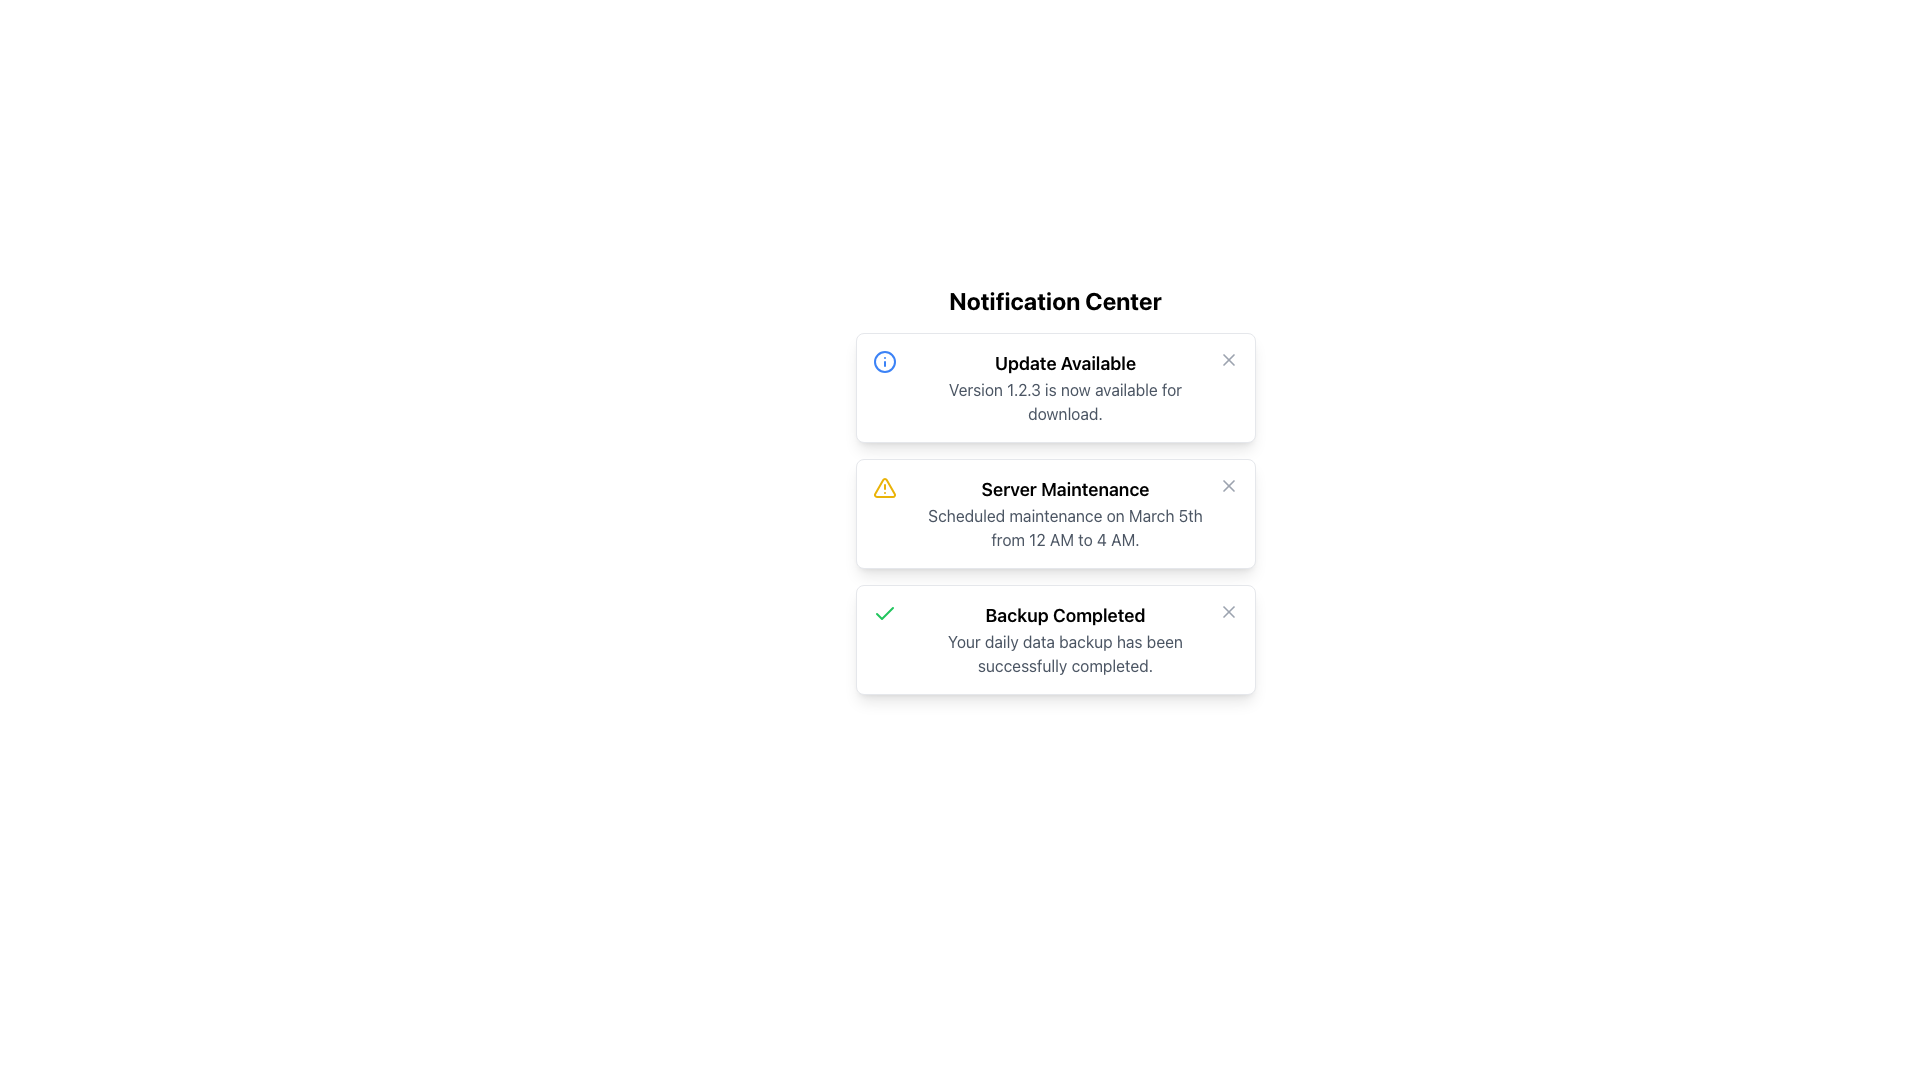 The image size is (1920, 1080). I want to click on the information presented in the 'Backup Completed' notification card, which features a green checkmark icon, a bold title, and a description text, so click(1054, 640).